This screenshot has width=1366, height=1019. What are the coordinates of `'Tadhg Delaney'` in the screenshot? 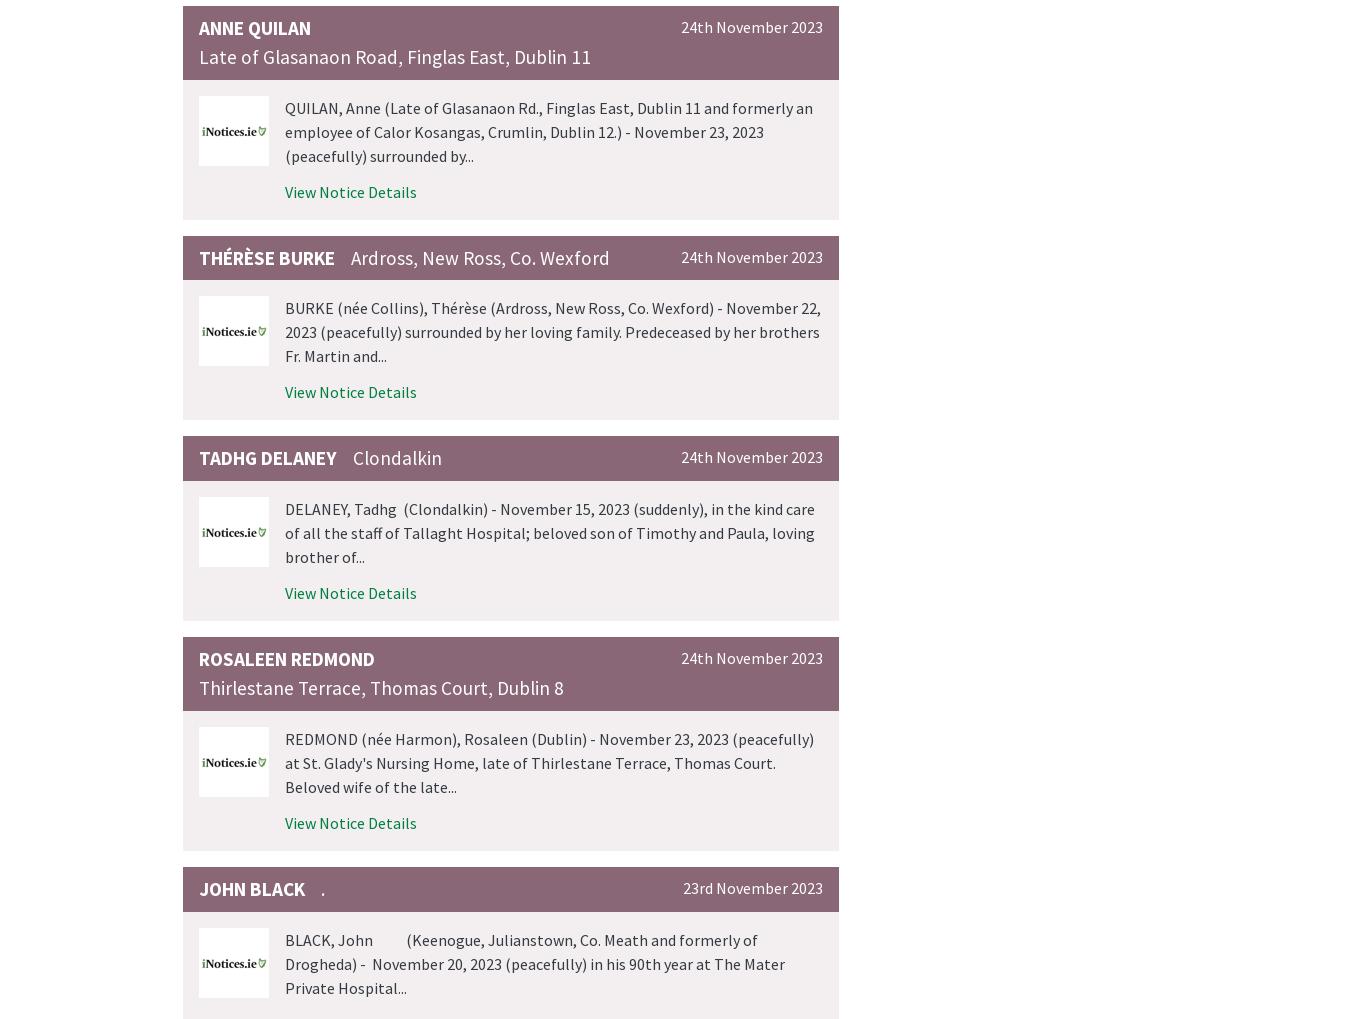 It's located at (268, 458).